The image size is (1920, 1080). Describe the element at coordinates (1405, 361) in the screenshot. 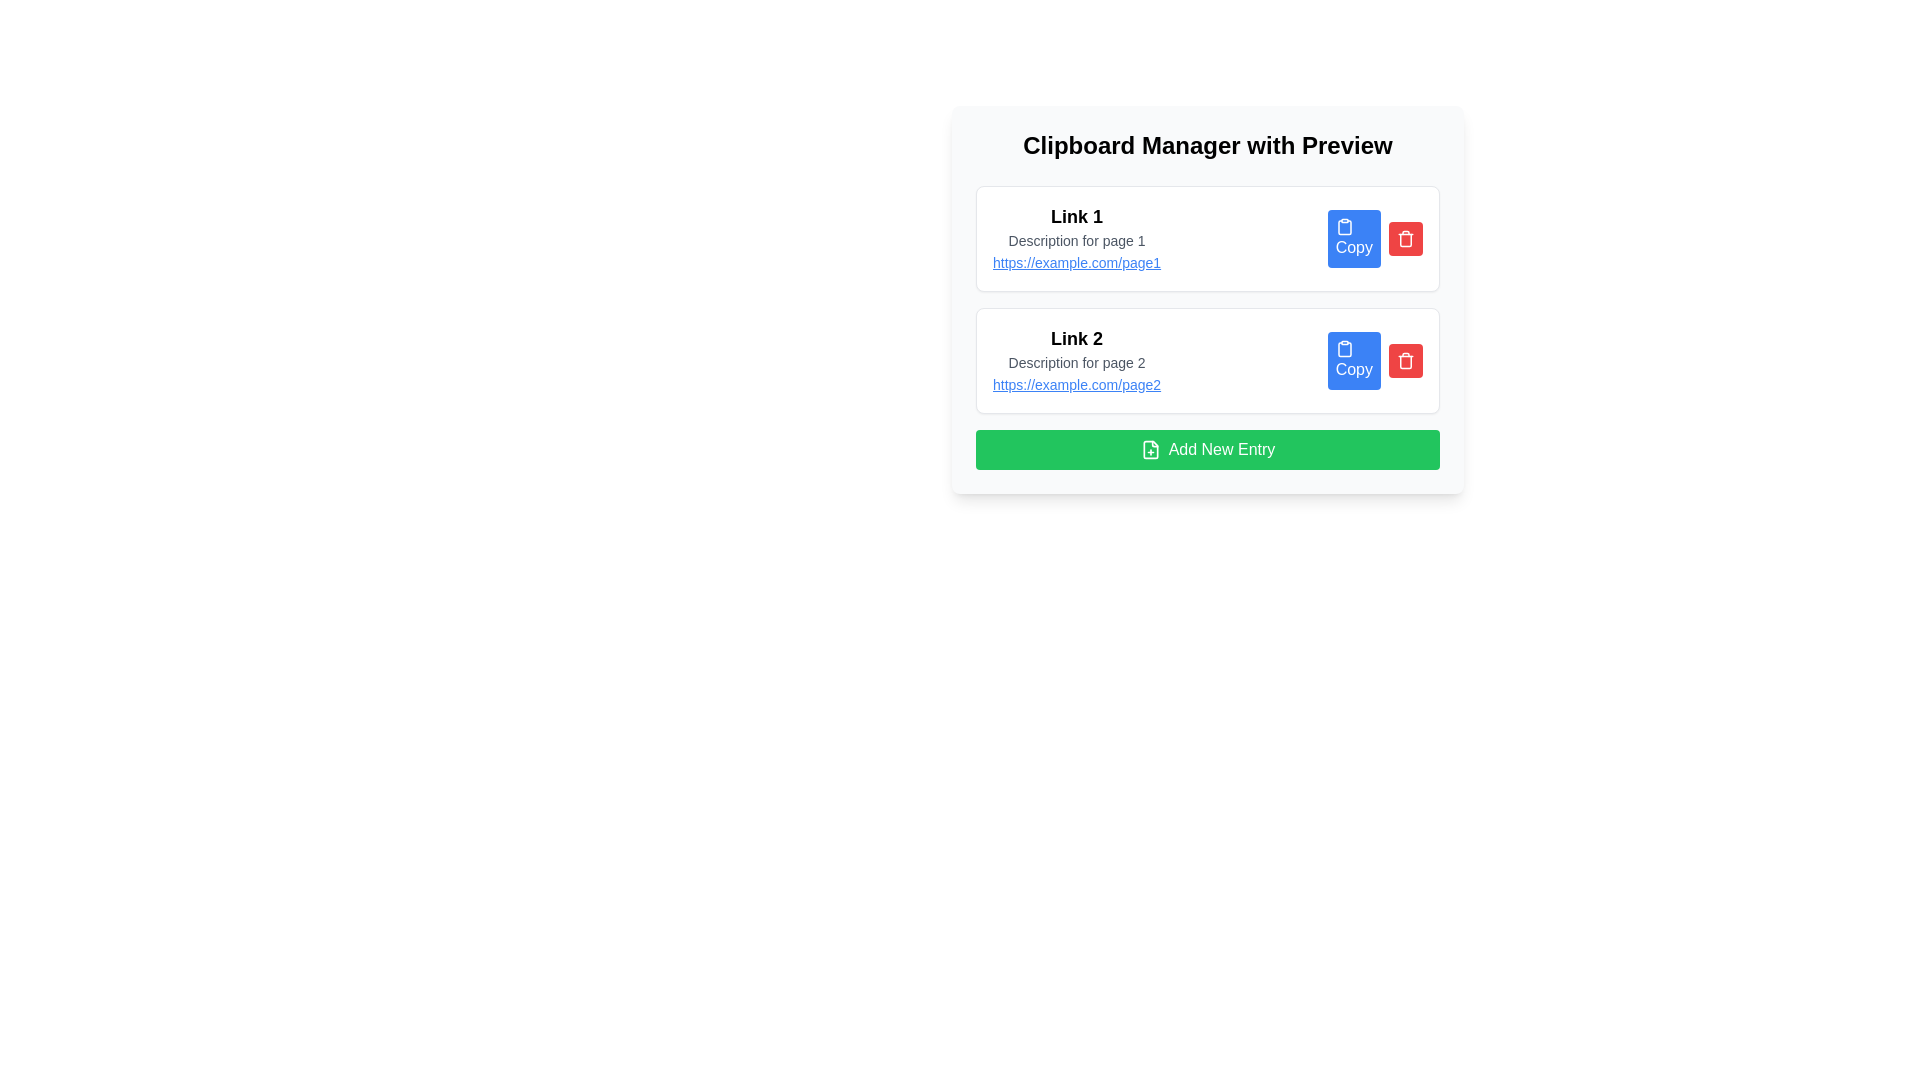

I see `the red delete button with a white trash can icon located to the right of the blue 'Copy' button in the second entry of the list` at that location.